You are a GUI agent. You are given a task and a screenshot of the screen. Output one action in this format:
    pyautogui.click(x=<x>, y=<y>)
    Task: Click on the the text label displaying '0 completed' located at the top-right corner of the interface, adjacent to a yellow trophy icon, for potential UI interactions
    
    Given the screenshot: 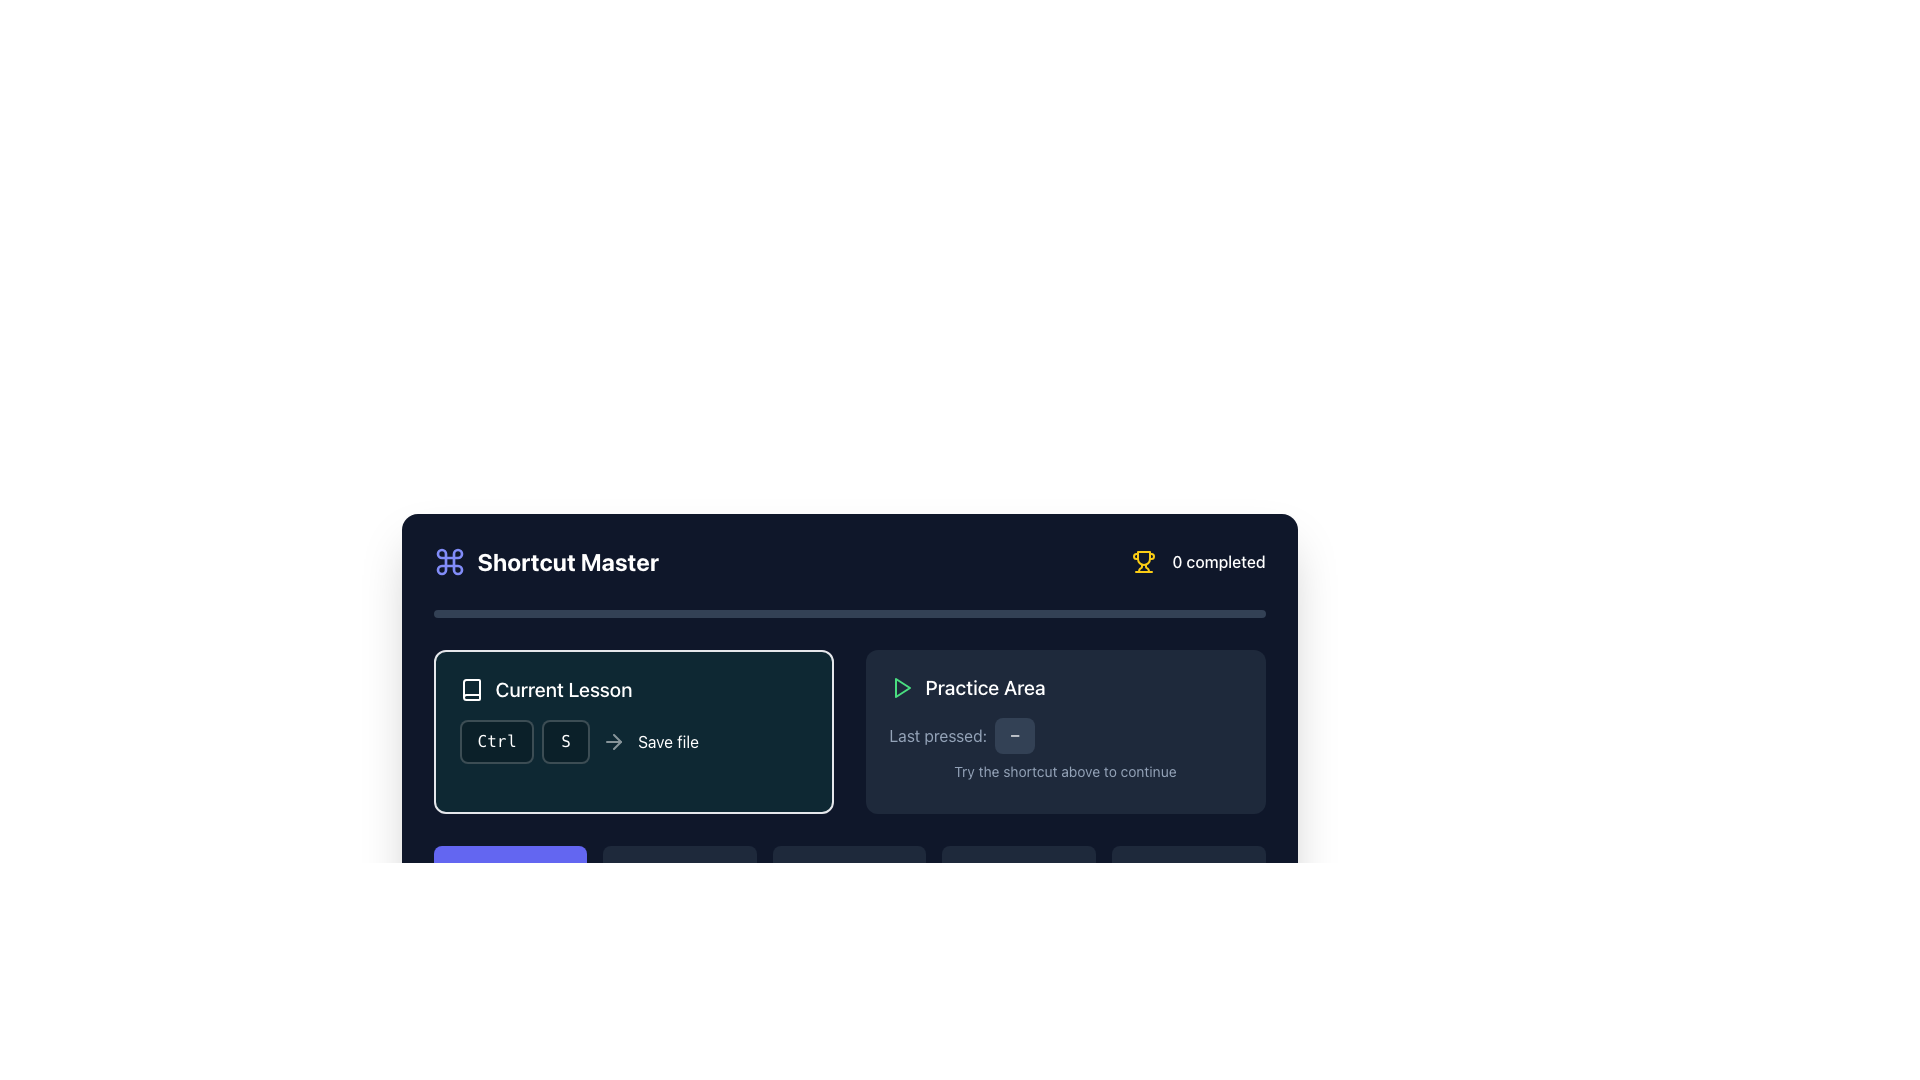 What is the action you would take?
    pyautogui.click(x=1218, y=562)
    